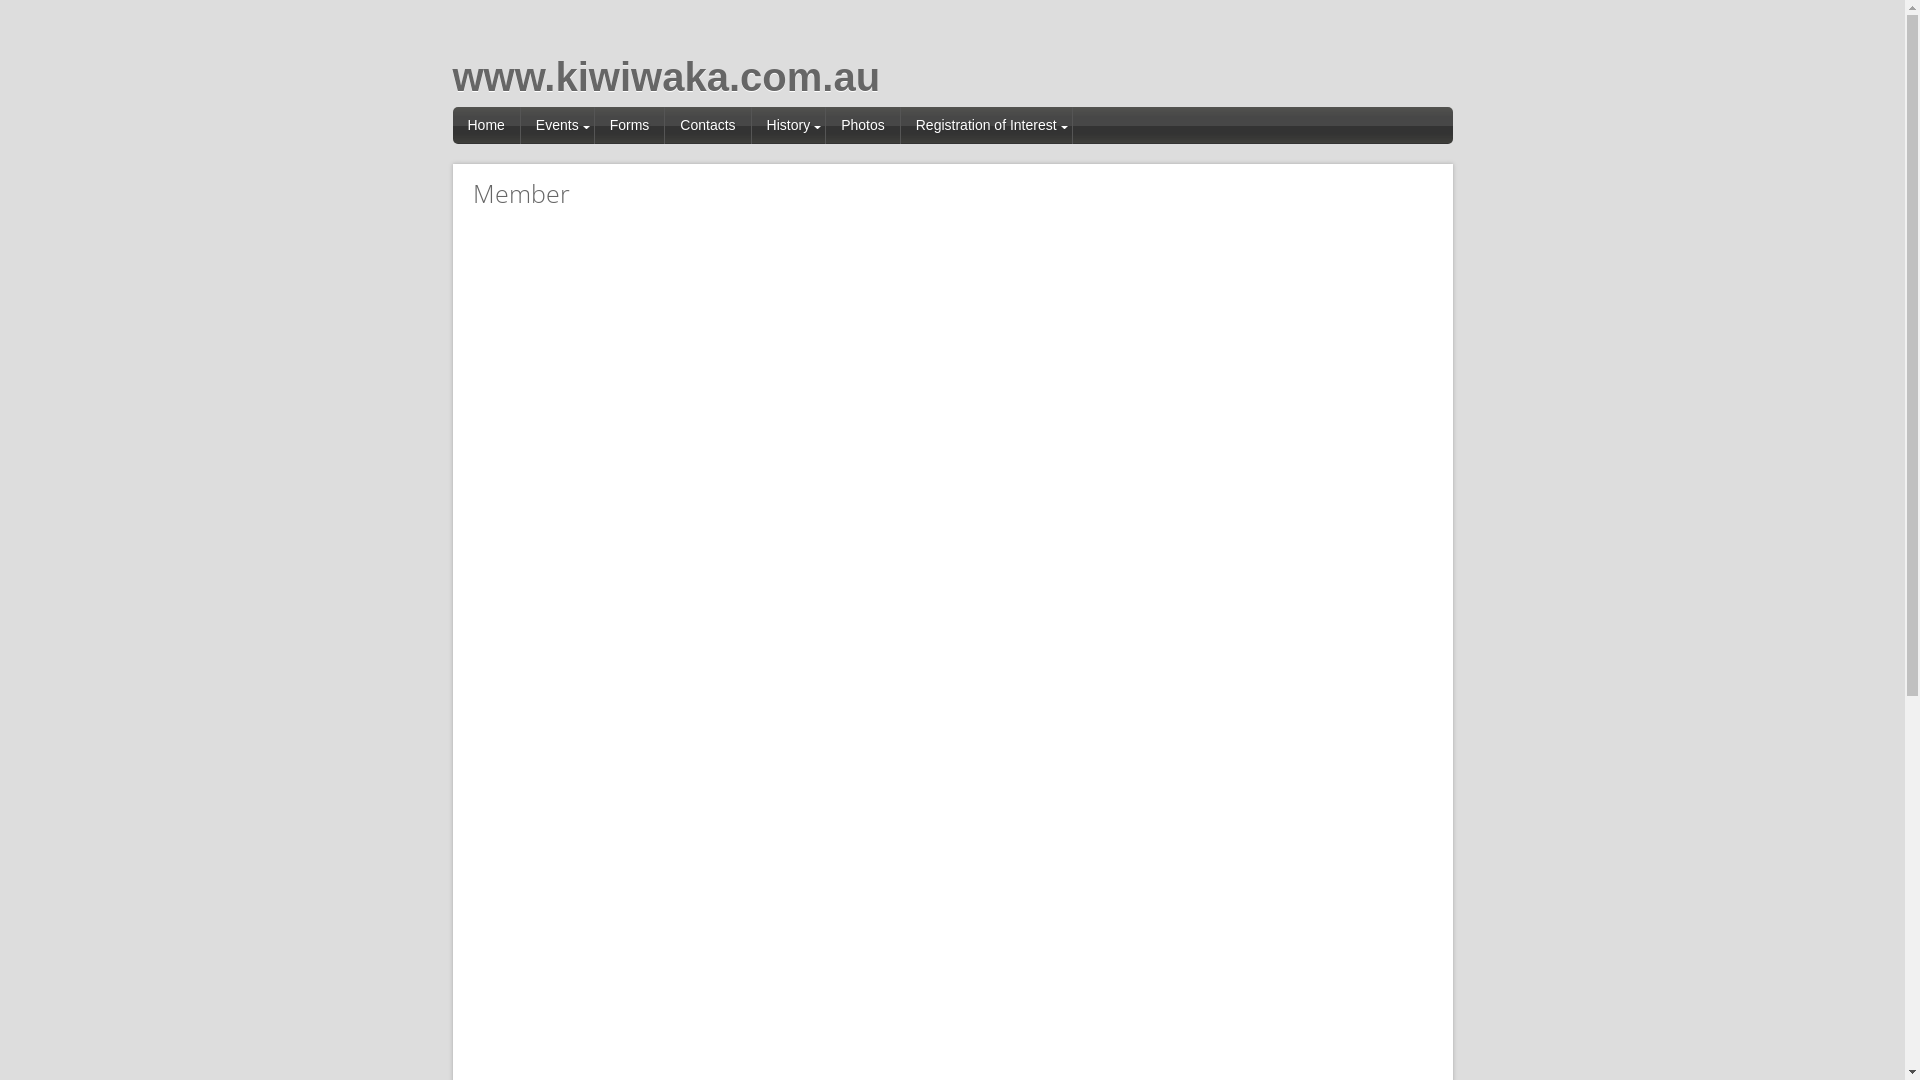 This screenshot has width=1920, height=1080. Describe the element at coordinates (987, 125) in the screenshot. I see `'Registration of Interest'` at that location.